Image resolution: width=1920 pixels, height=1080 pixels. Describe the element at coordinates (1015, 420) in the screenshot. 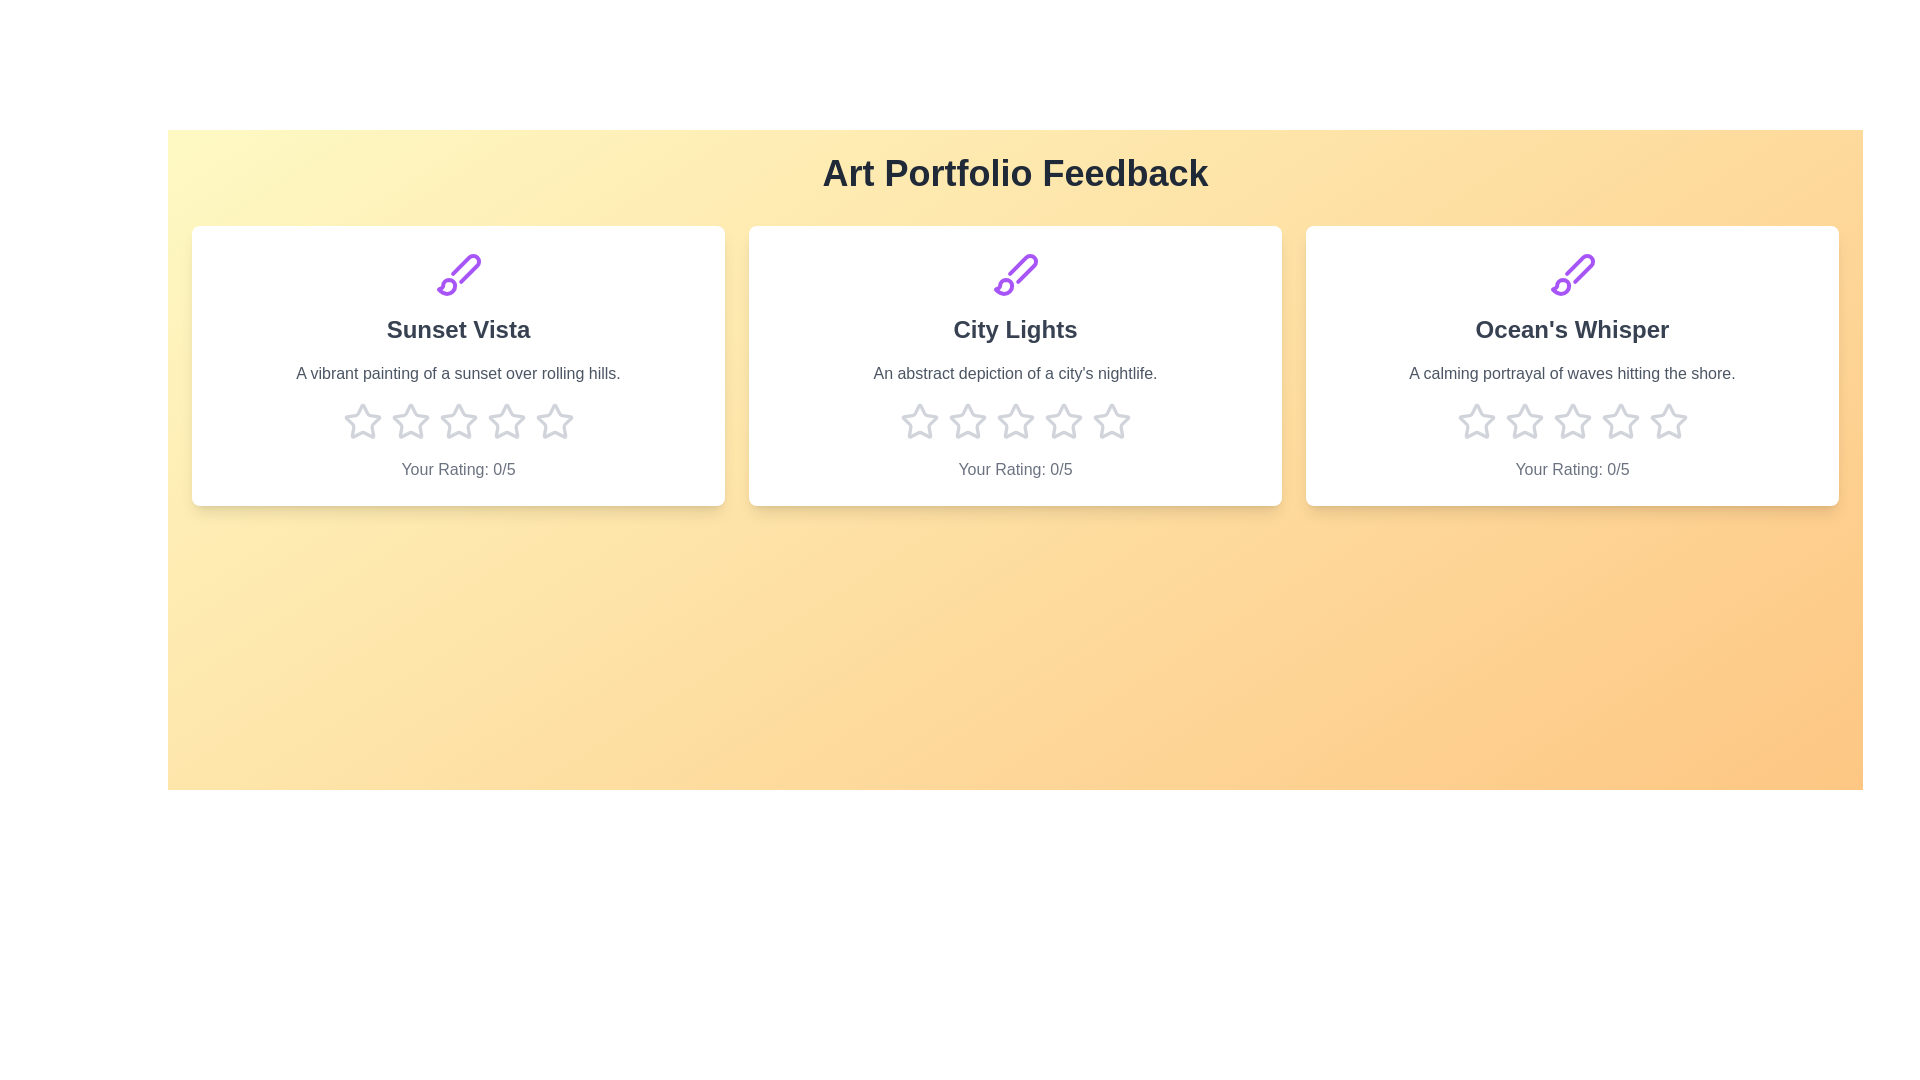

I see `the star corresponding to 3 stars for the artwork titled 'City Lights'` at that location.